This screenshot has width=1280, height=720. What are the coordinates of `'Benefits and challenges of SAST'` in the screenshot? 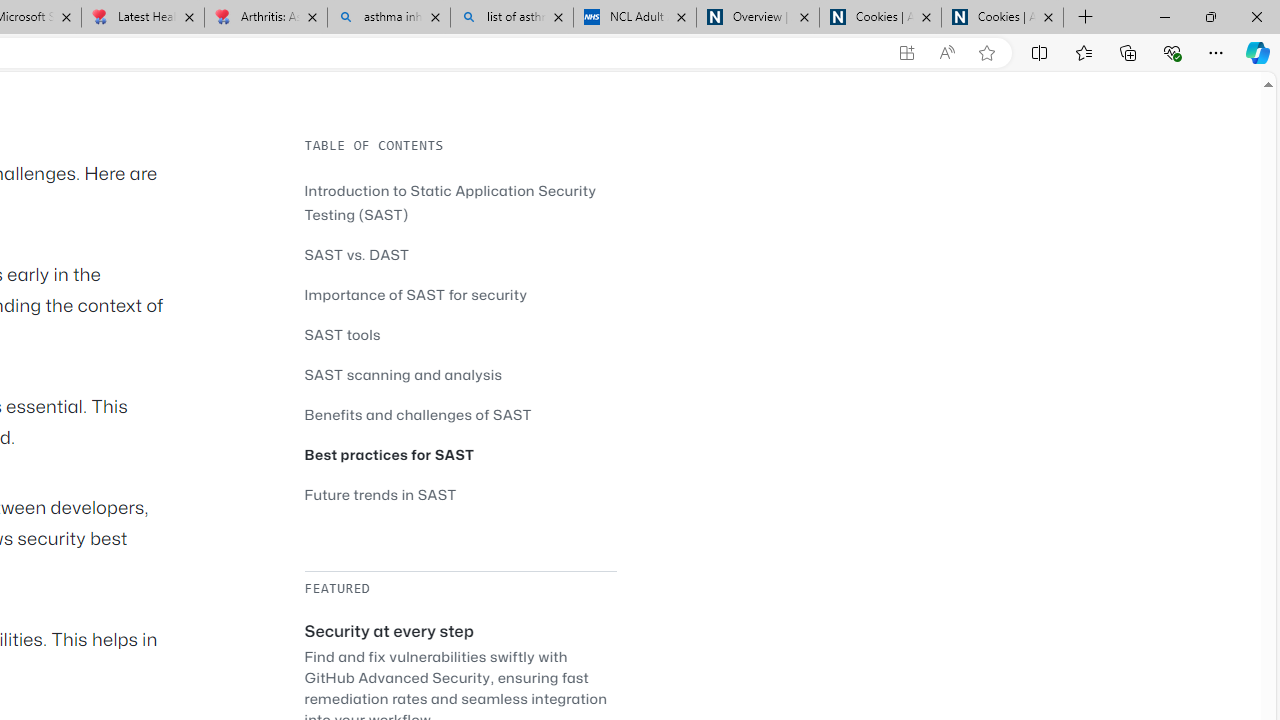 It's located at (417, 413).